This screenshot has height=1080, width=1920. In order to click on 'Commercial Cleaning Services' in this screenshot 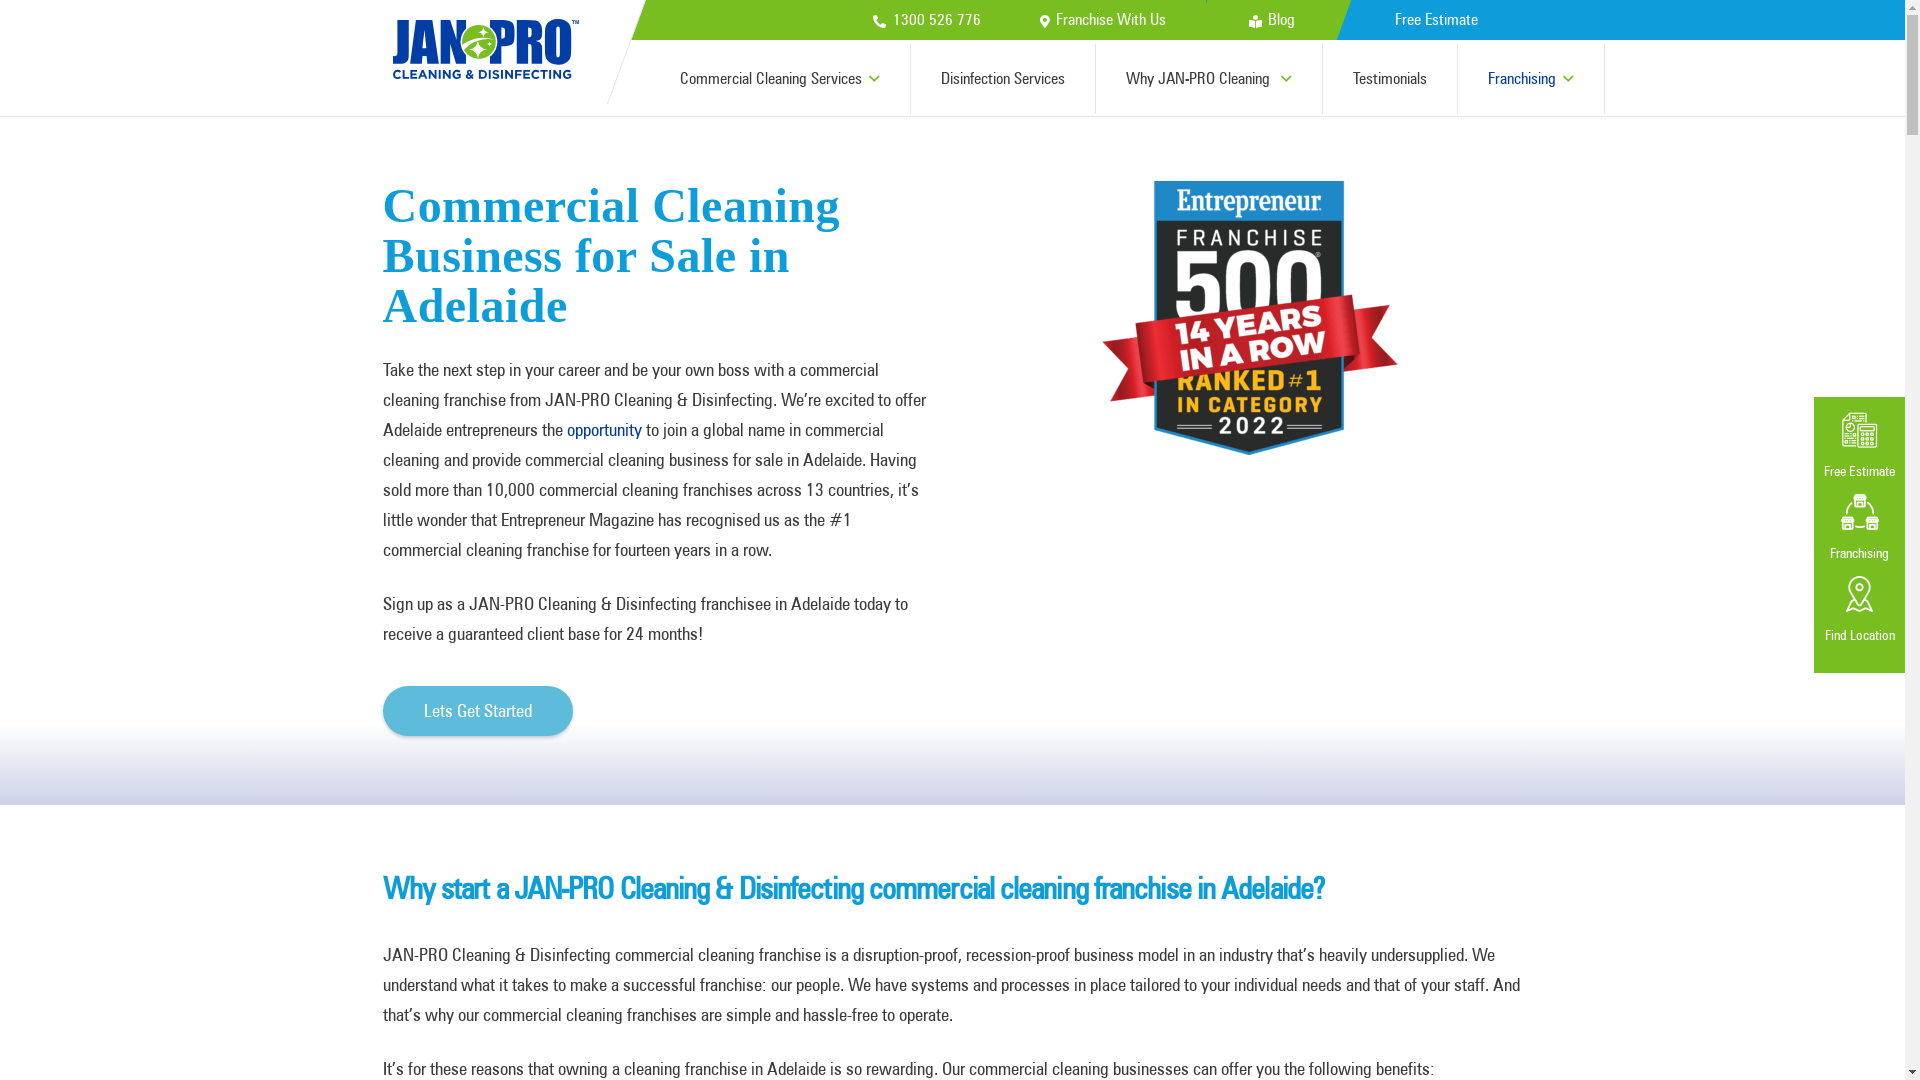, I will do `click(779, 77)`.